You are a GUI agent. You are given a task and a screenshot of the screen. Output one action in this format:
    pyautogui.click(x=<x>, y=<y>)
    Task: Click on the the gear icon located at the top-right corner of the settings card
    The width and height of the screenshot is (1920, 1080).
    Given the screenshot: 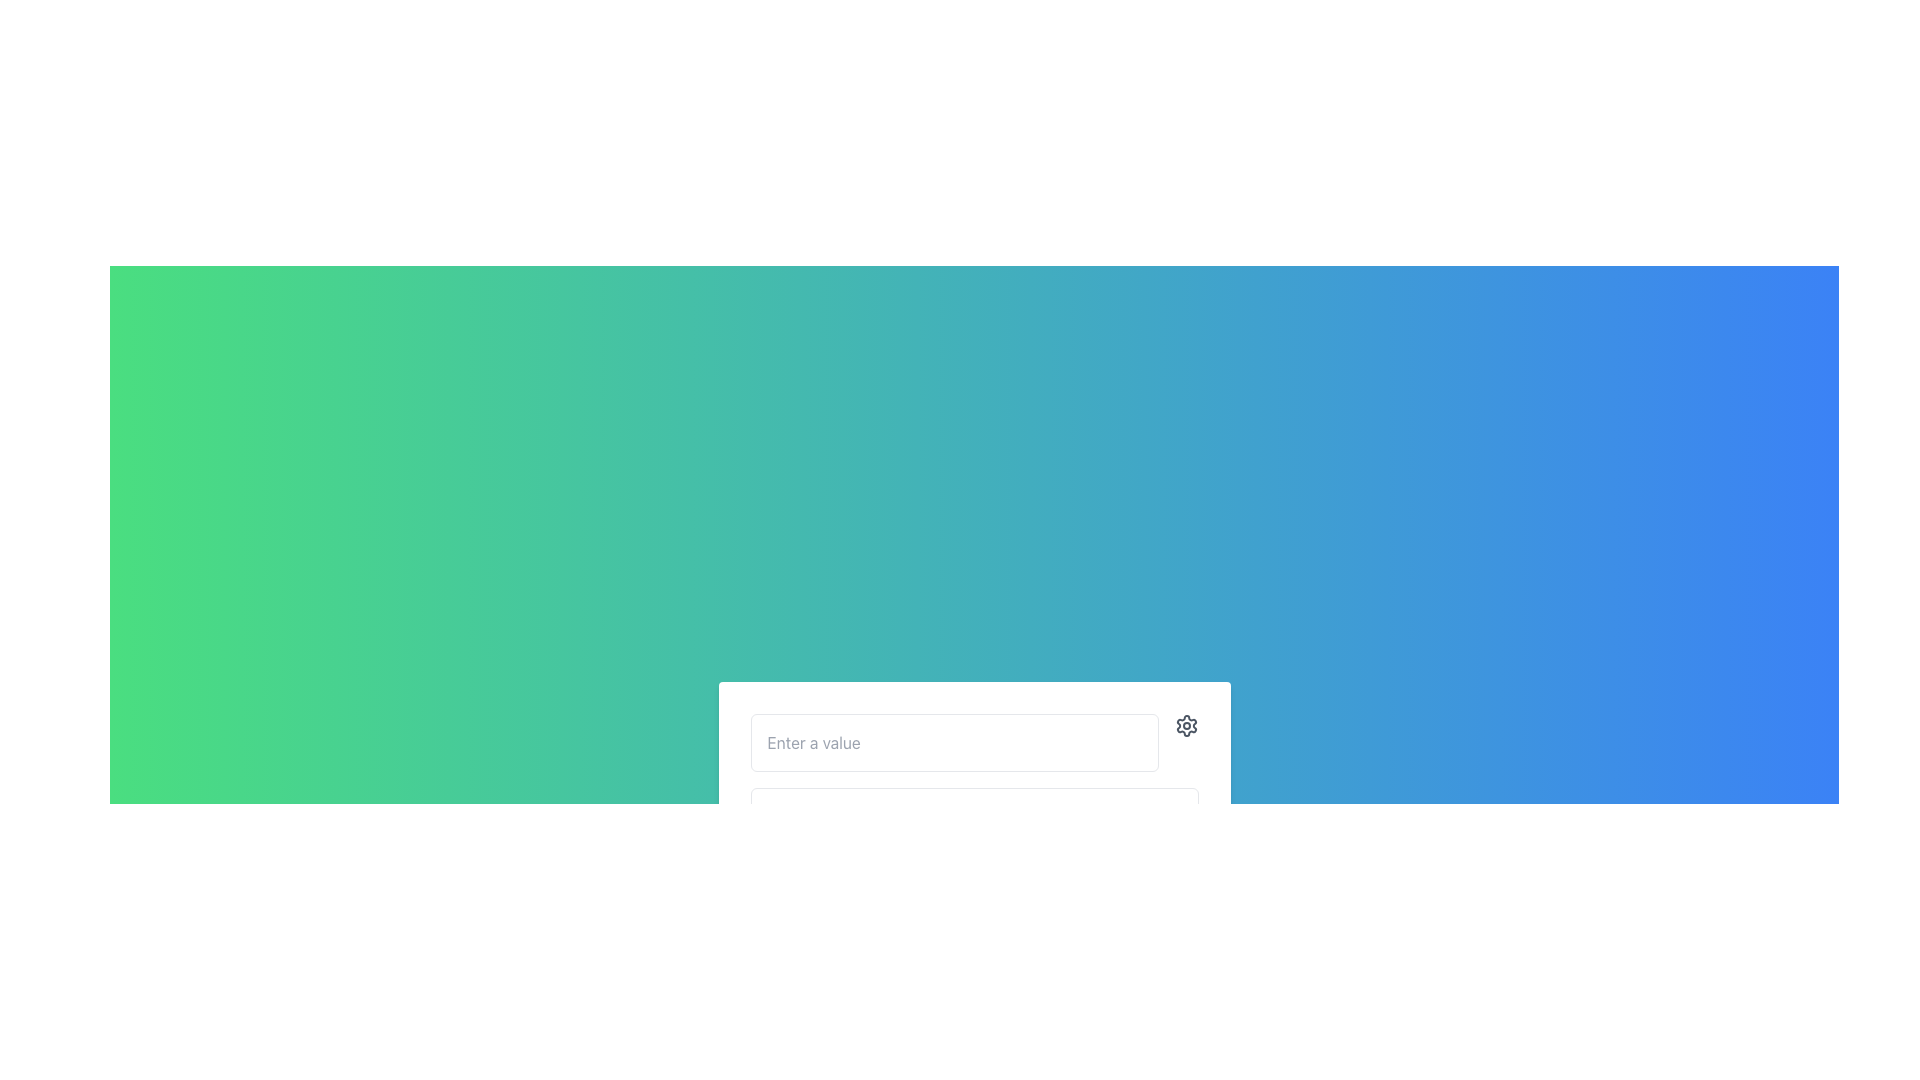 What is the action you would take?
    pyautogui.click(x=1186, y=725)
    